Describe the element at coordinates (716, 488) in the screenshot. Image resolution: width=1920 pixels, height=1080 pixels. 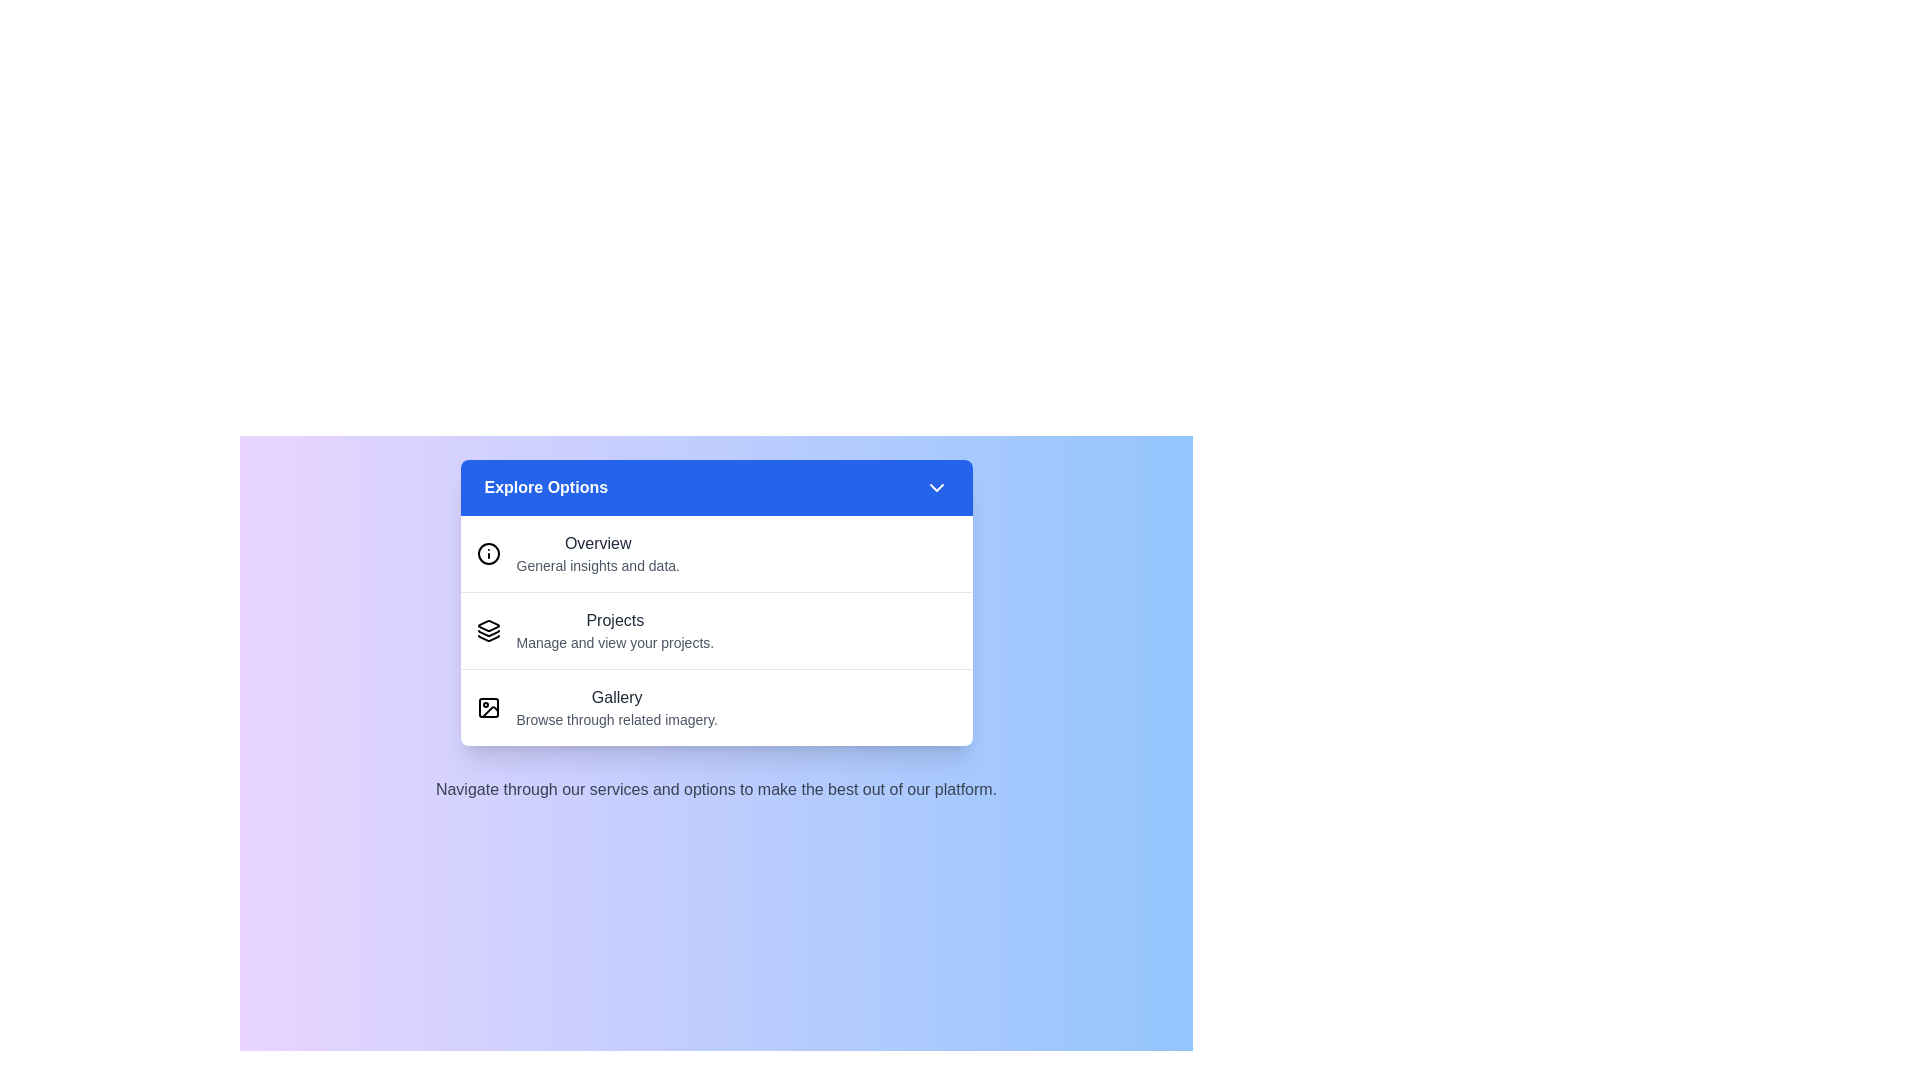
I see `'Explore Options' button to toggle the menu visibility` at that location.